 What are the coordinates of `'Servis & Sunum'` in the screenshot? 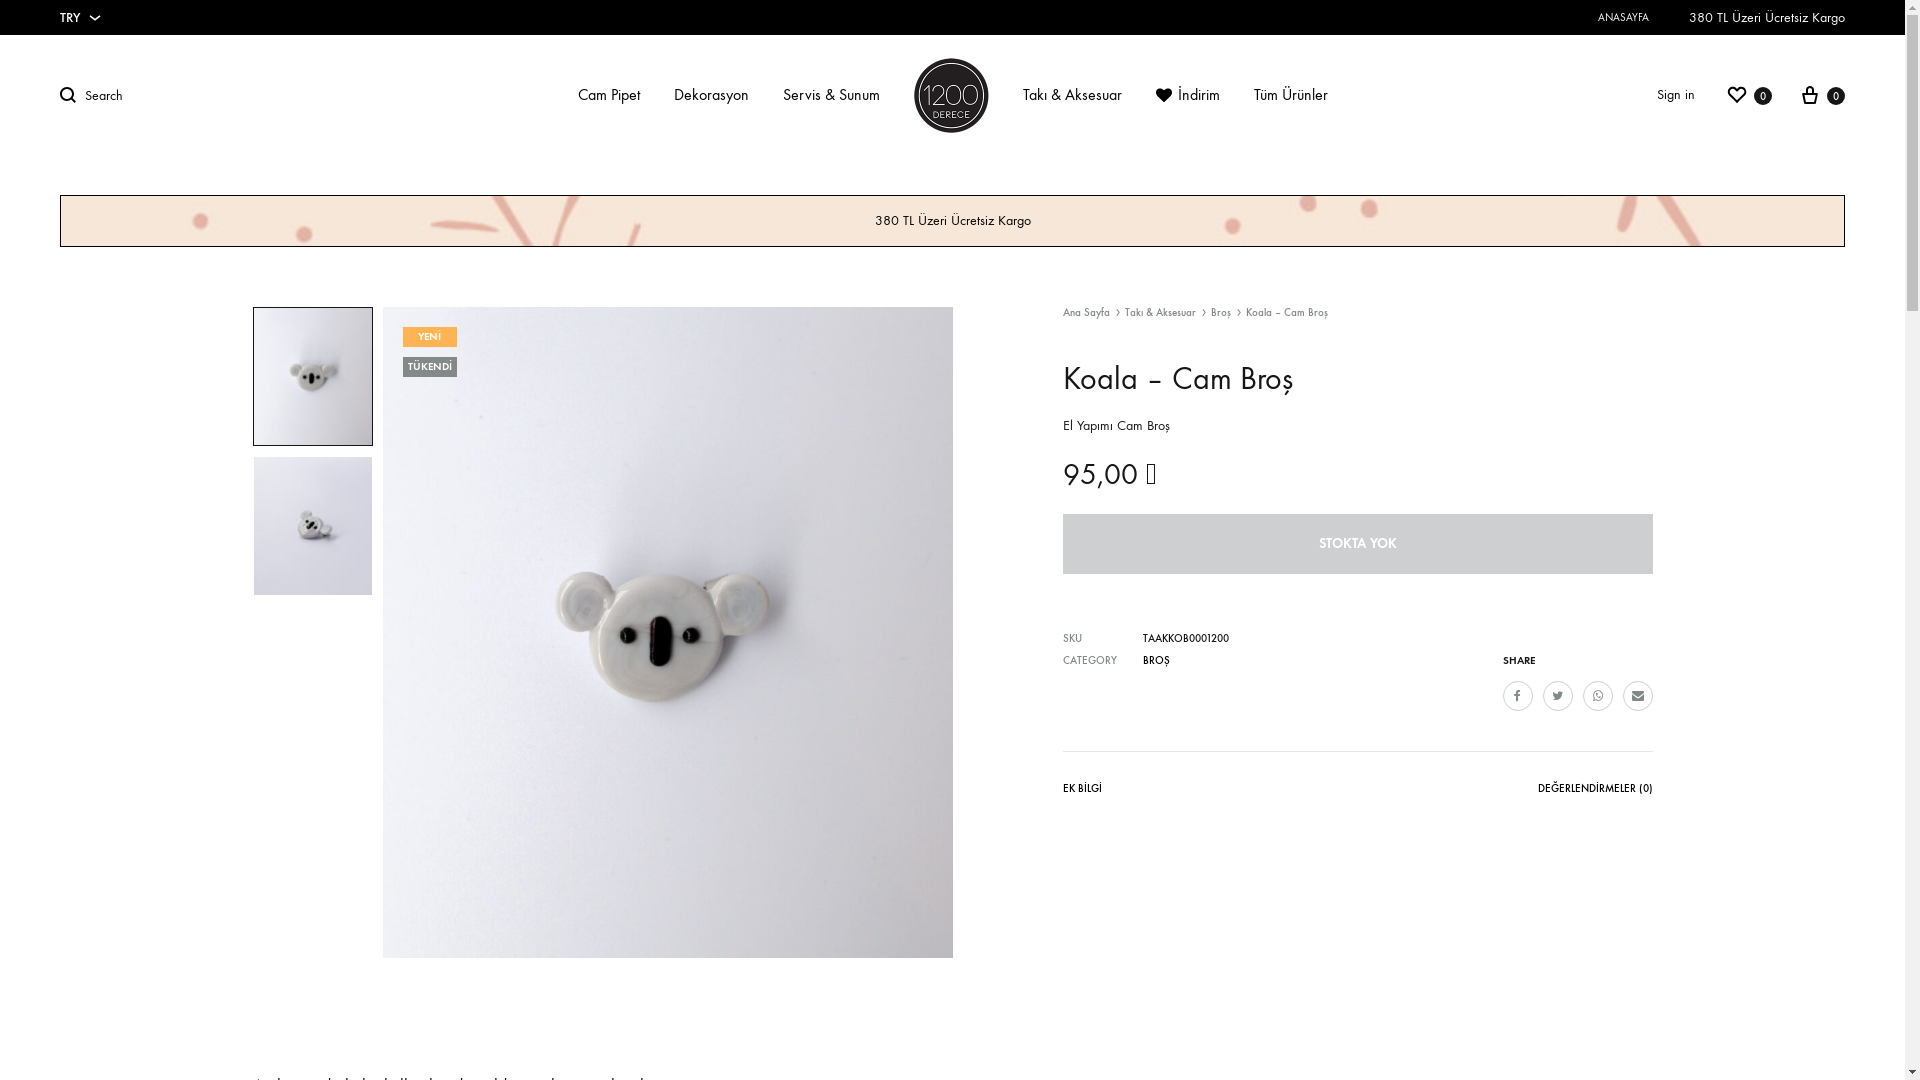 It's located at (781, 95).